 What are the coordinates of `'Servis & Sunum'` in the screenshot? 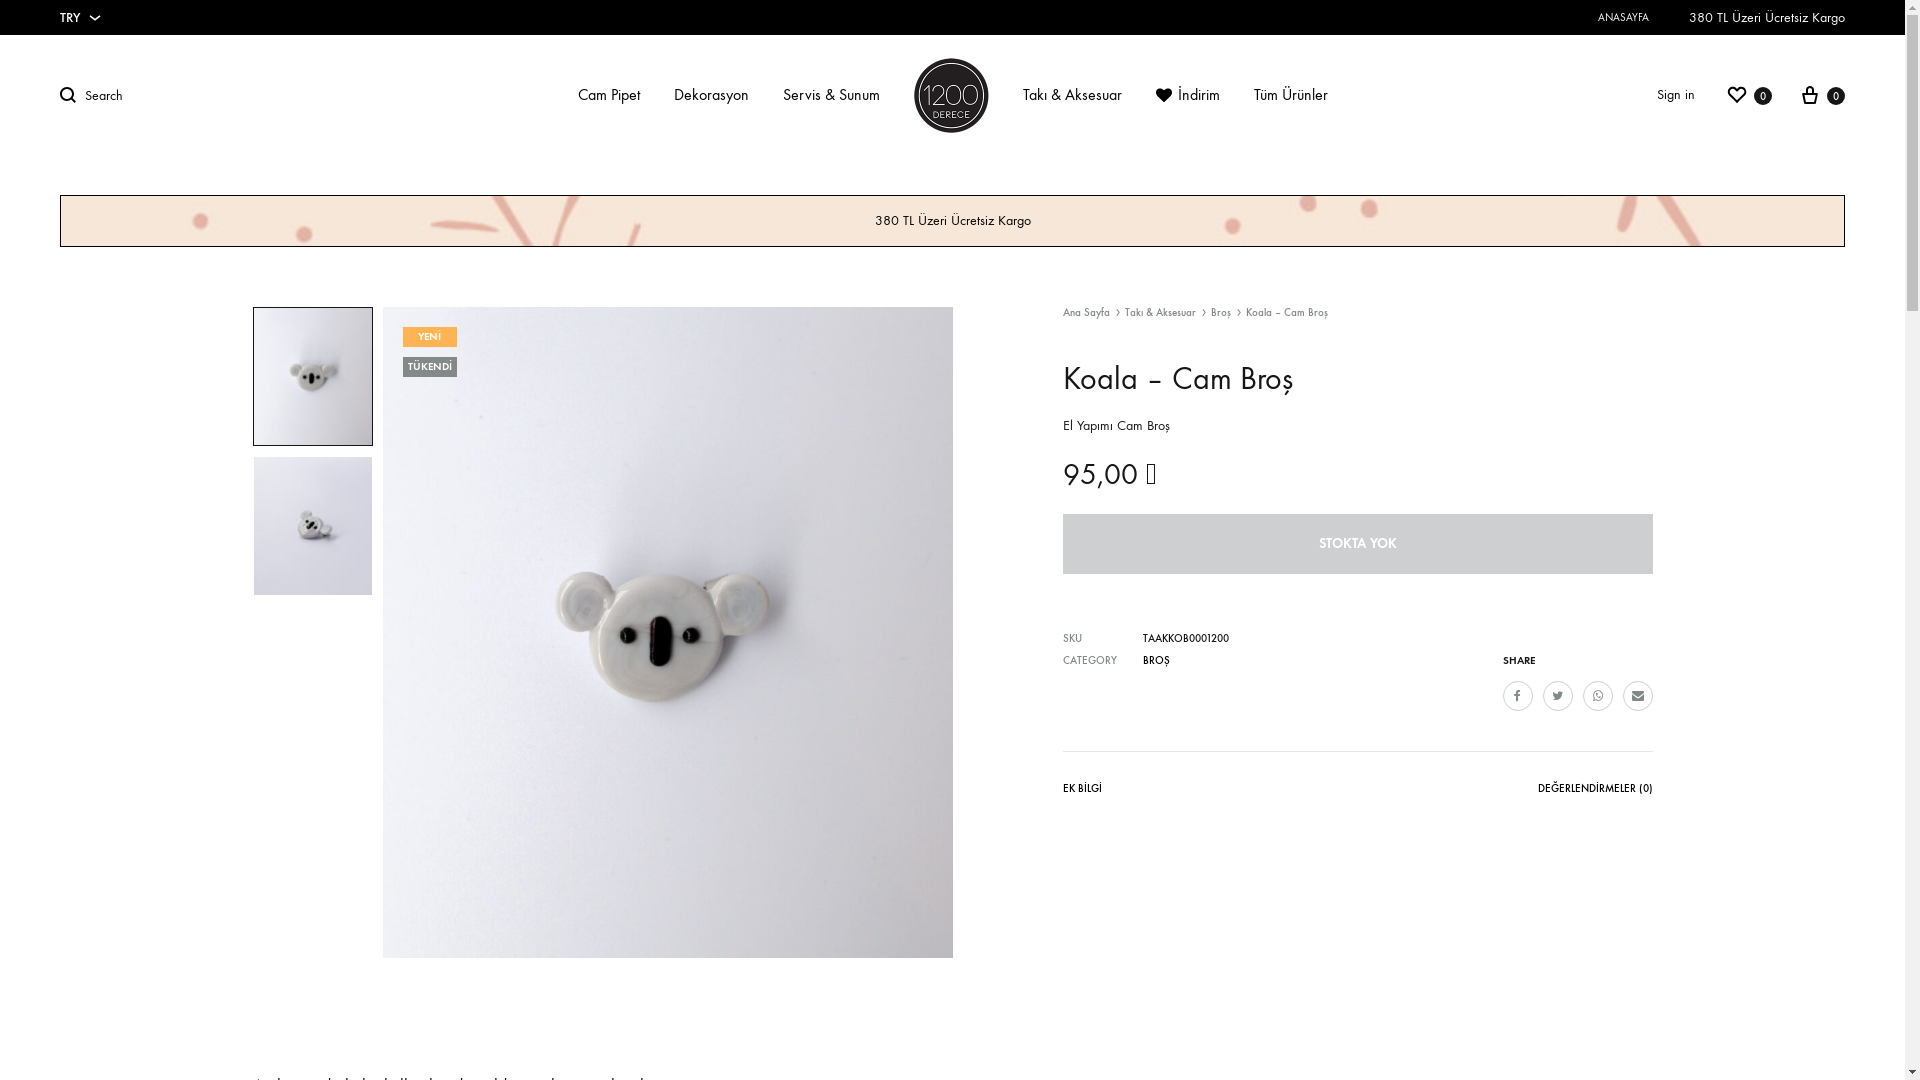 It's located at (781, 95).